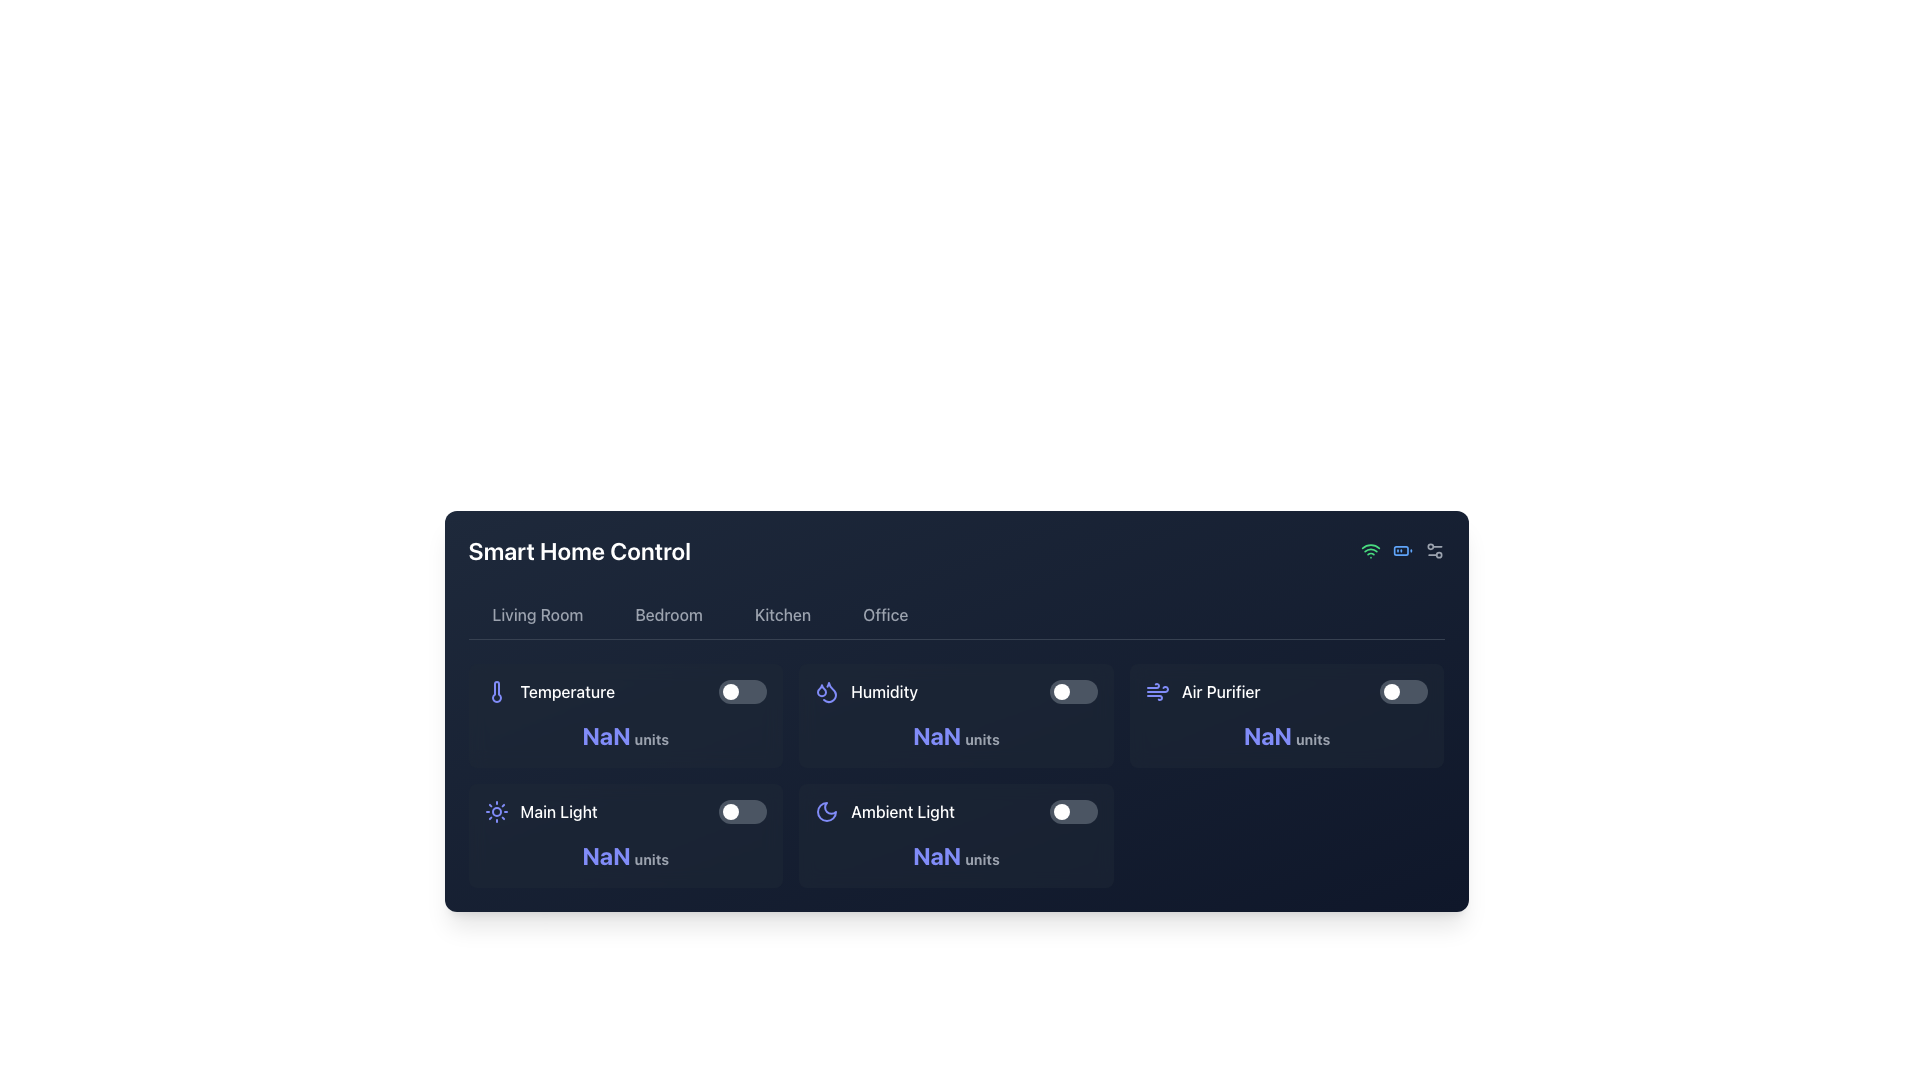 Image resolution: width=1920 pixels, height=1080 pixels. Describe the element at coordinates (541, 812) in the screenshot. I see `the 'Main Light' label, which features a purple sun icon and bold white text, located in the bottom-left section of the 'Living Room' panel` at that location.